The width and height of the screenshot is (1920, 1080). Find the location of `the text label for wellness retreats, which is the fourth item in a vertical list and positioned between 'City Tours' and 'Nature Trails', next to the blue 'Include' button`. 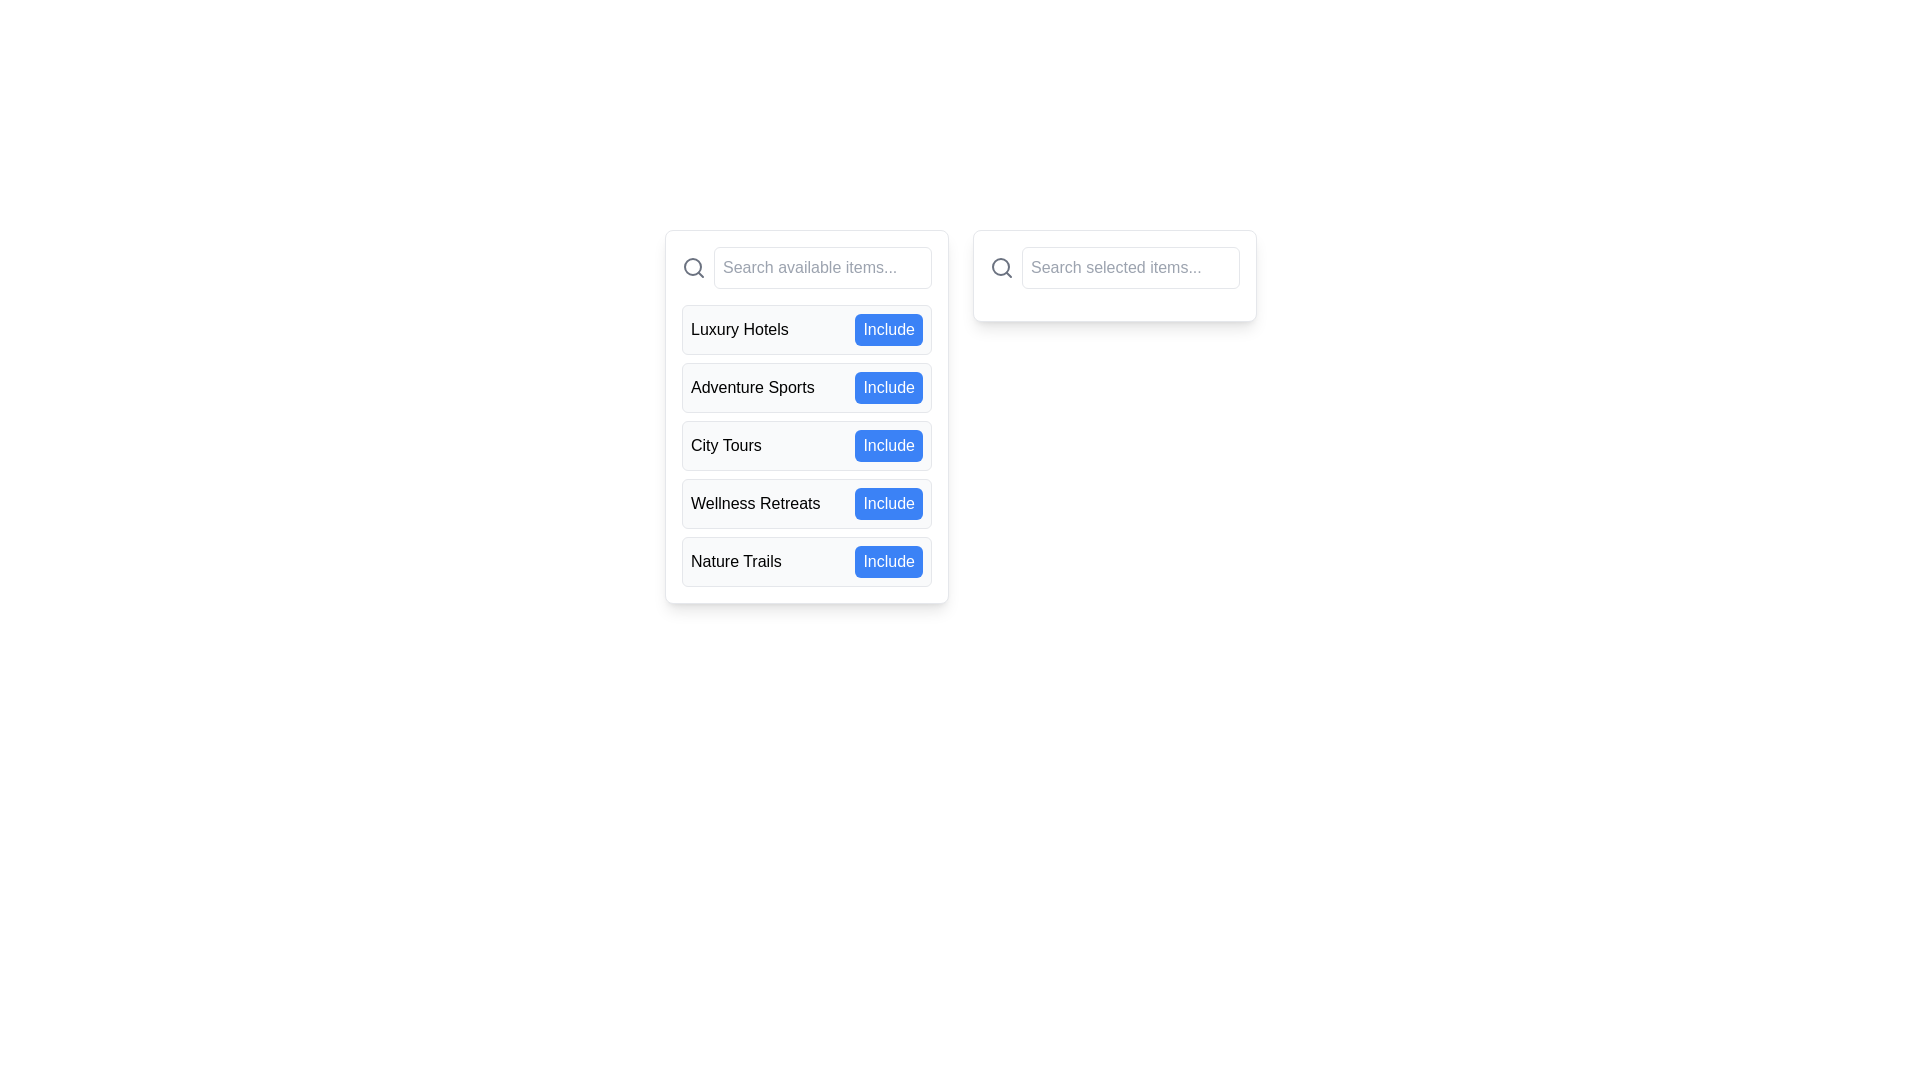

the text label for wellness retreats, which is the fourth item in a vertical list and positioned between 'City Tours' and 'Nature Trails', next to the blue 'Include' button is located at coordinates (754, 503).